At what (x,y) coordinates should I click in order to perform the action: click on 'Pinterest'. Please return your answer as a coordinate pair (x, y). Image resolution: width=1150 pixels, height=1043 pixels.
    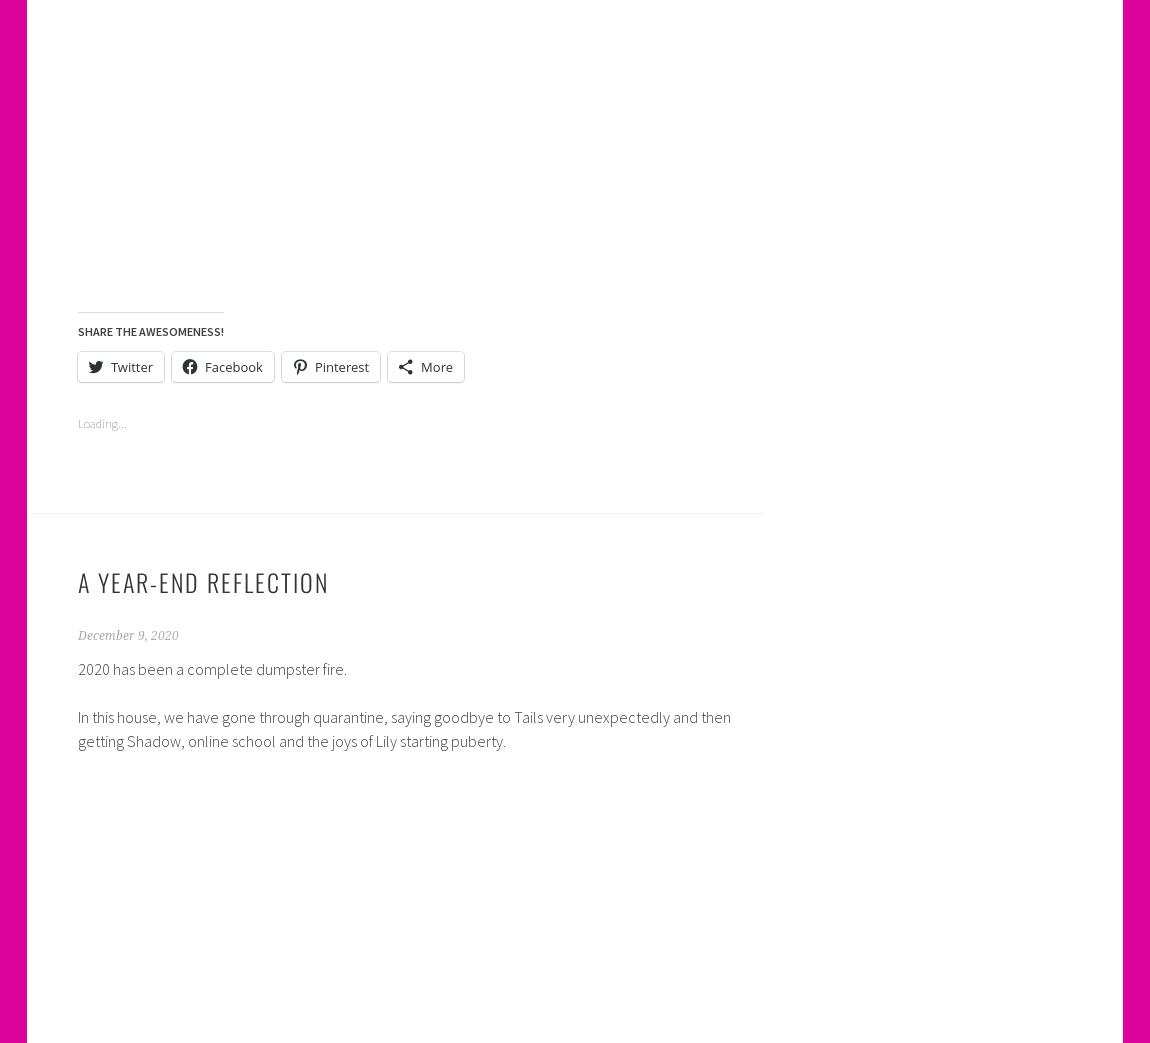
    Looking at the image, I should click on (341, 364).